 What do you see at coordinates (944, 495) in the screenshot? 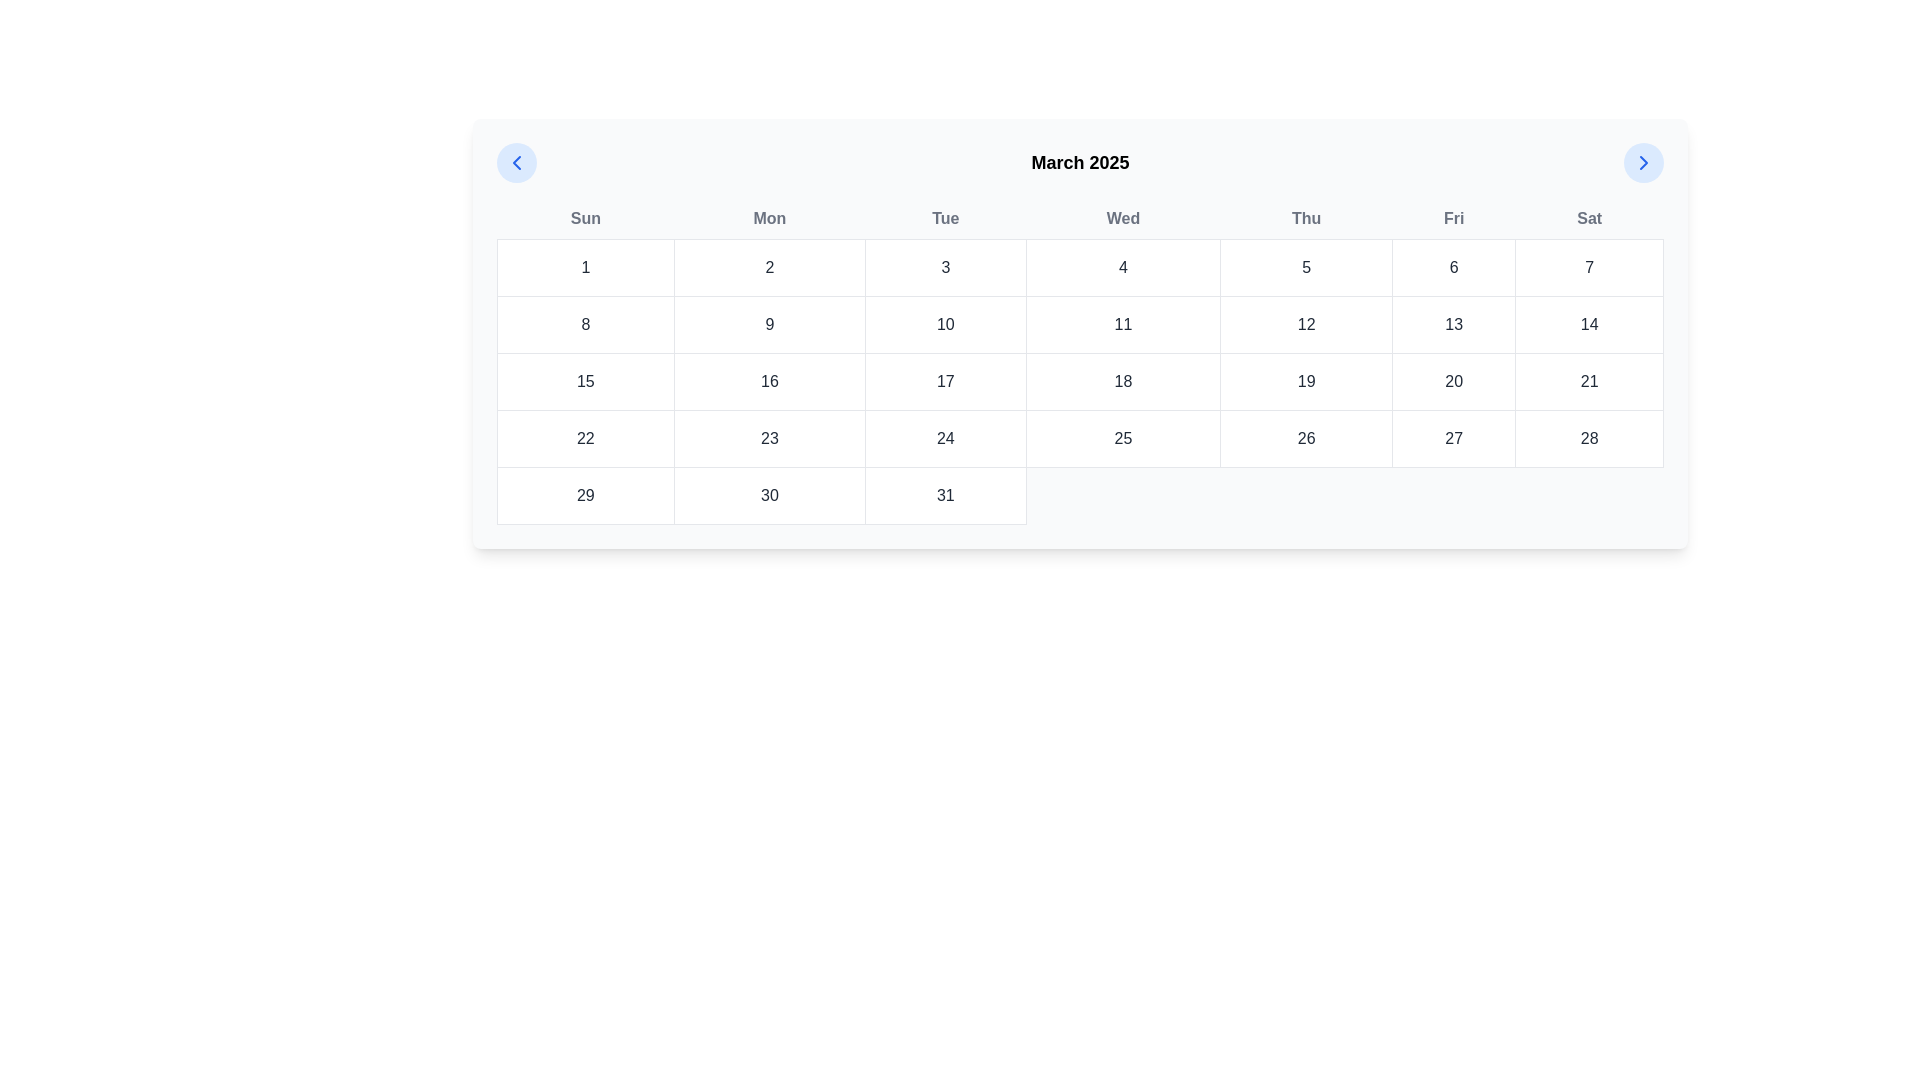
I see `the Calendar Date Cell displaying the number '31'` at bounding box center [944, 495].